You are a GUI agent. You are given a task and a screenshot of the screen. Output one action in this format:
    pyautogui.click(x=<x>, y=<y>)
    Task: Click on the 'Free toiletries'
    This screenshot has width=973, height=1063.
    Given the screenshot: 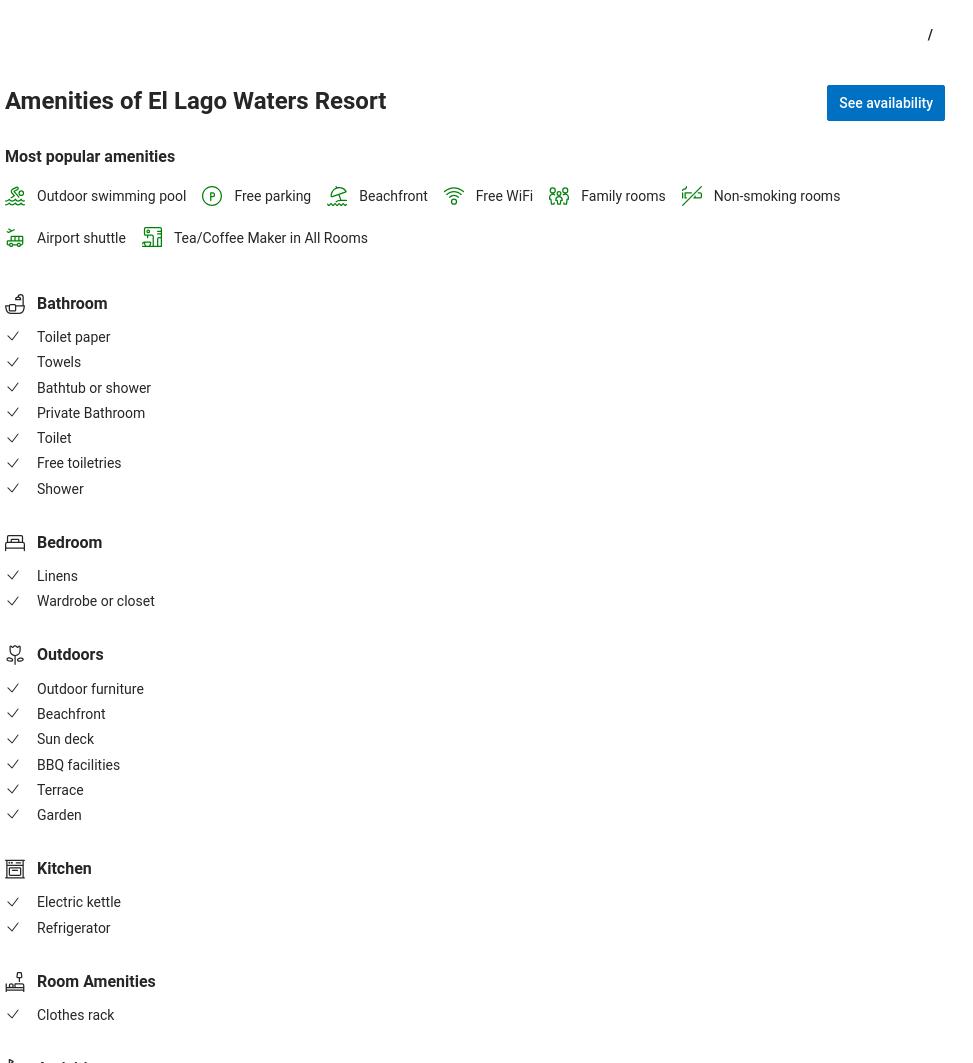 What is the action you would take?
    pyautogui.click(x=78, y=463)
    